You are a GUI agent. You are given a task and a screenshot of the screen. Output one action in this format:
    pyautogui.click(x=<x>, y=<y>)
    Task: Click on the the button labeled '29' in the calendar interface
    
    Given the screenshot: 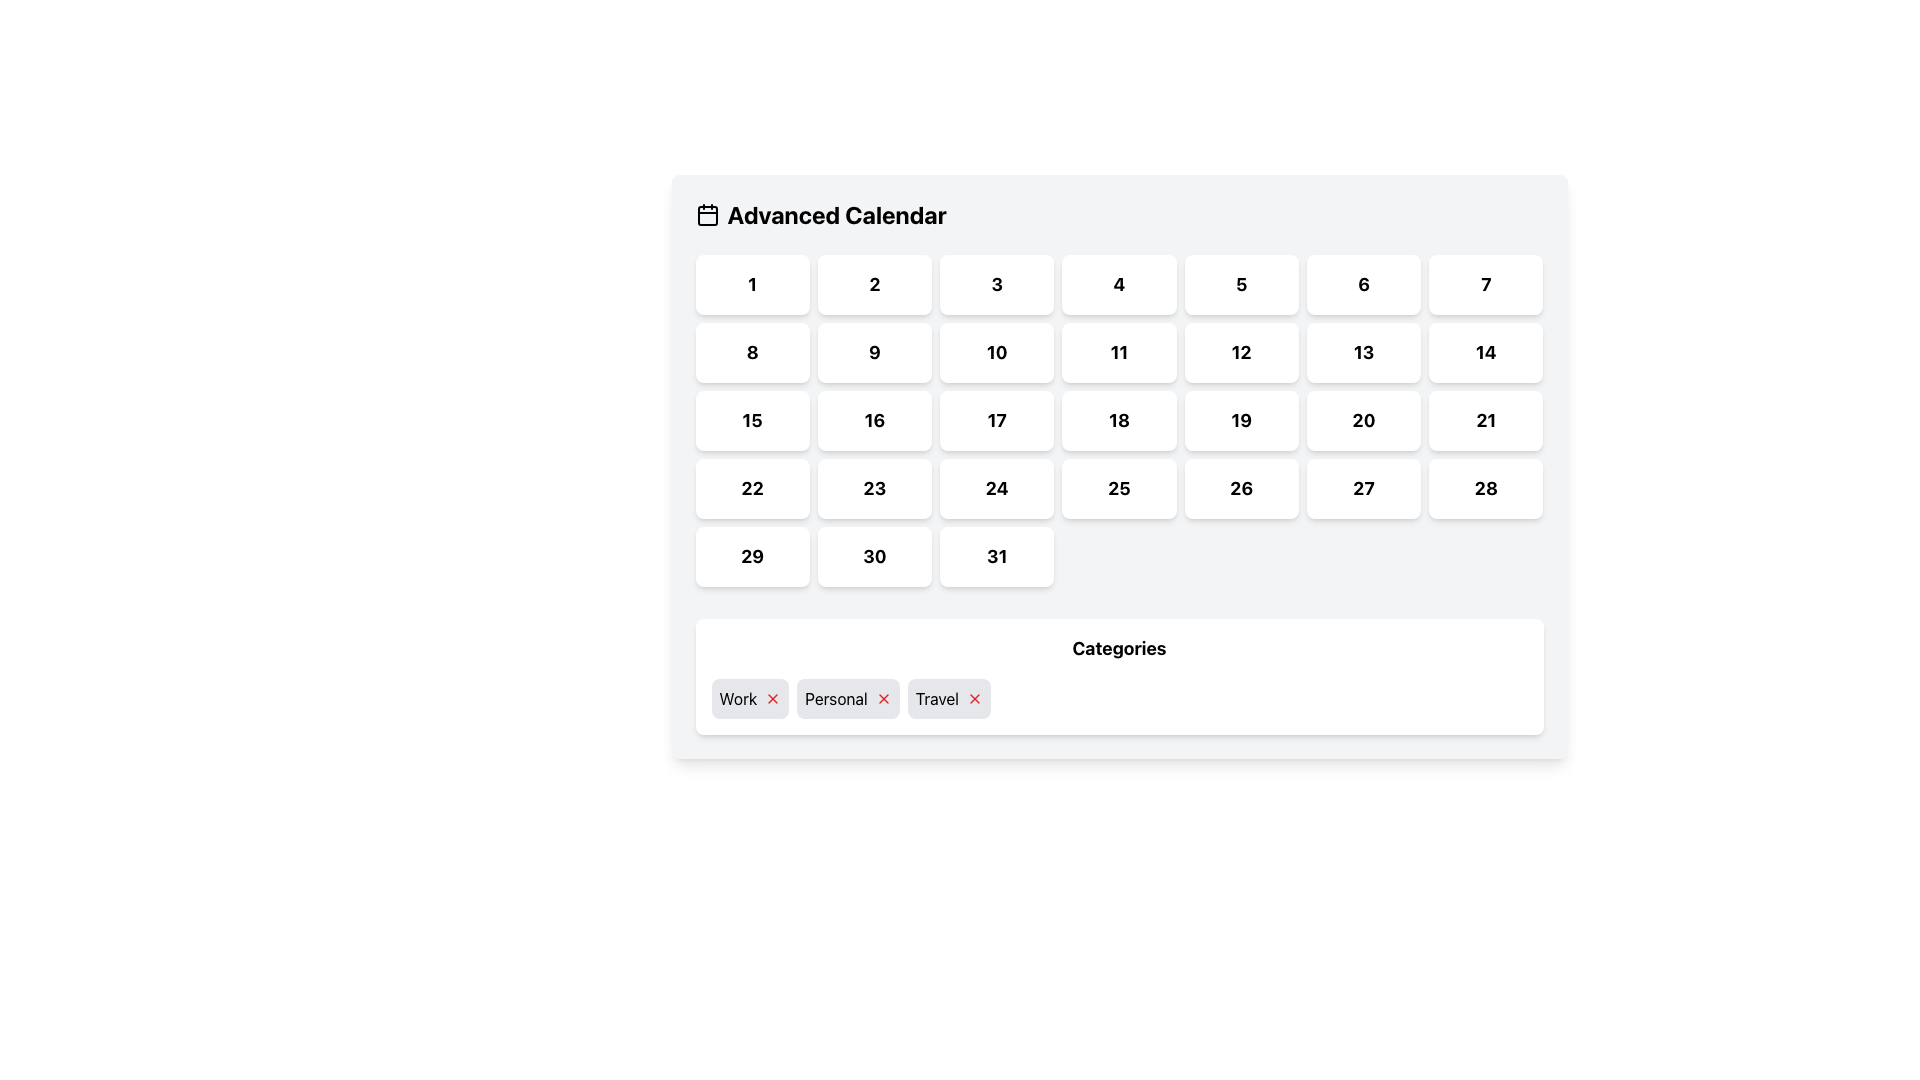 What is the action you would take?
    pyautogui.click(x=751, y=556)
    